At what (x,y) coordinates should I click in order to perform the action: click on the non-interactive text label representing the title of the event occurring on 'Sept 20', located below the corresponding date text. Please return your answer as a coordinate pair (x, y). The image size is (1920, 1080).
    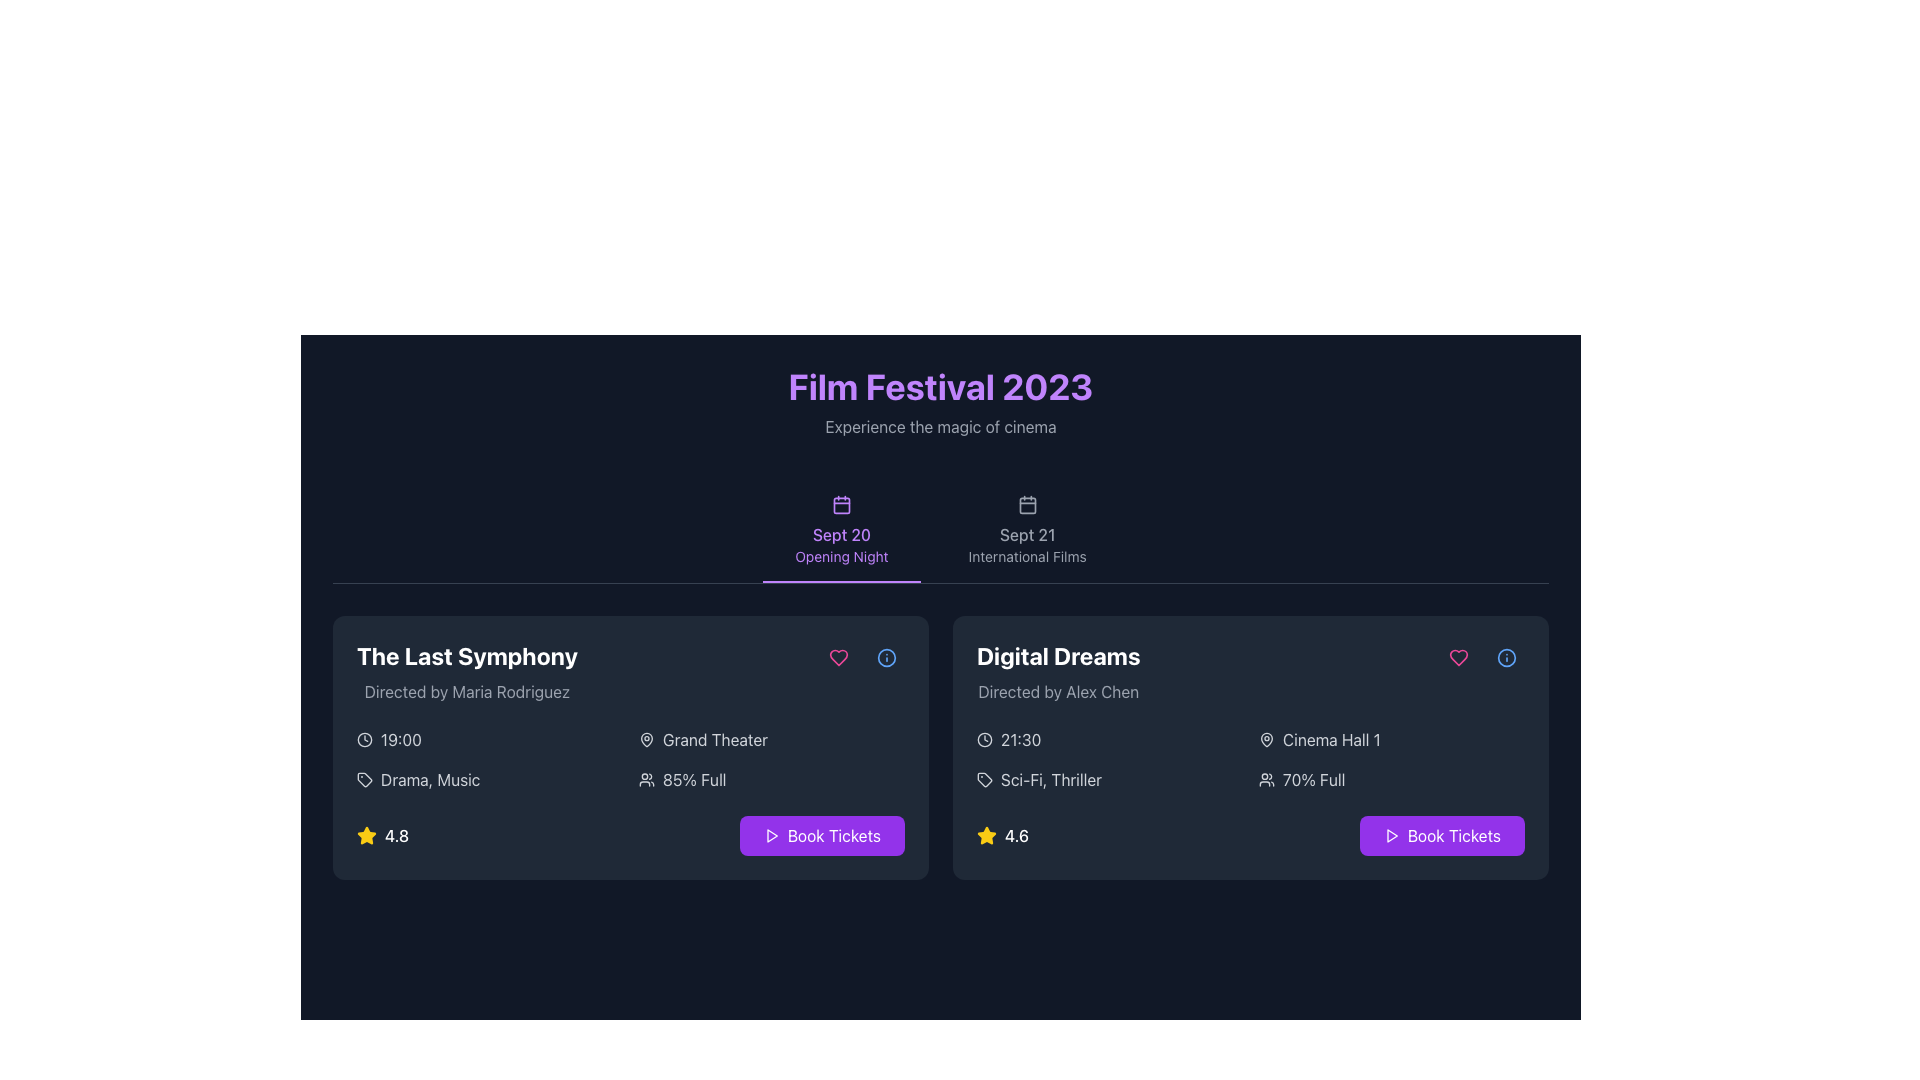
    Looking at the image, I should click on (841, 556).